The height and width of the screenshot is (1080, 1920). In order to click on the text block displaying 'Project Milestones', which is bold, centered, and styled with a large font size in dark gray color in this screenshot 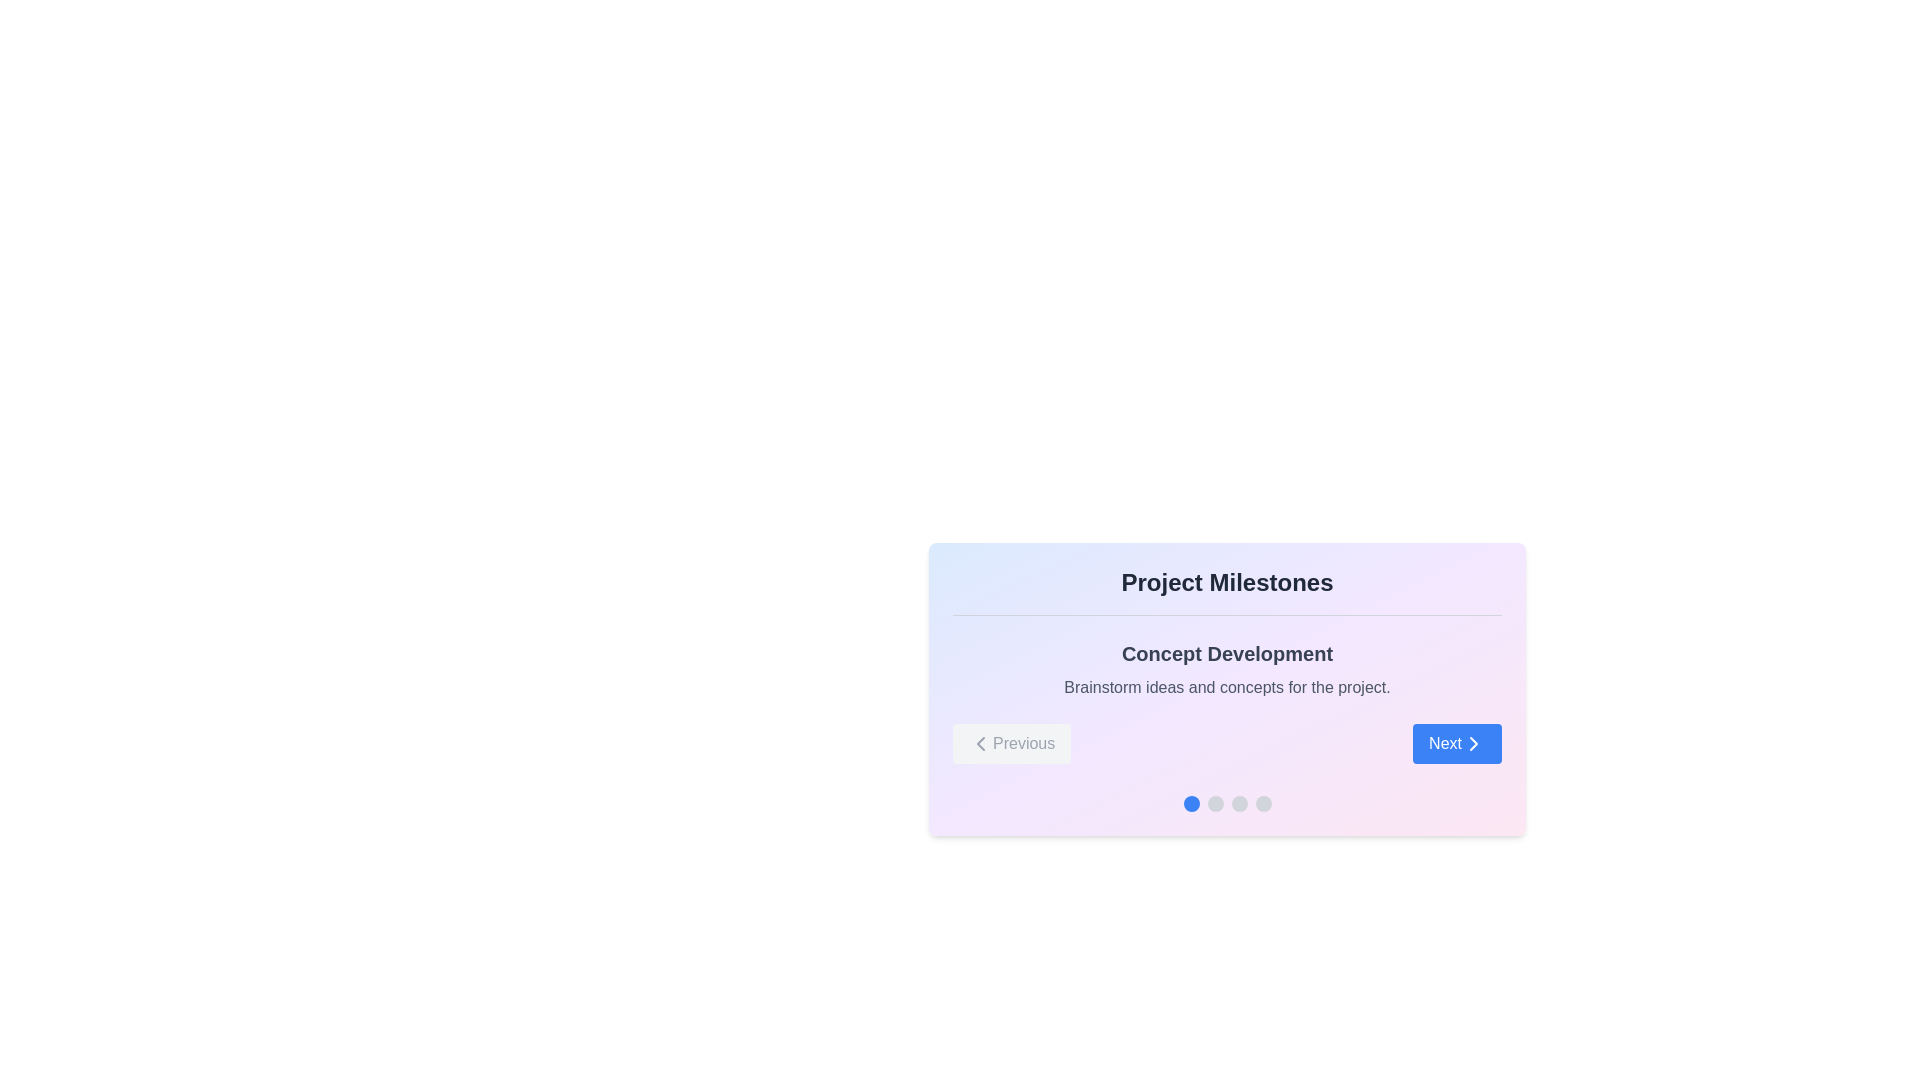, I will do `click(1226, 590)`.